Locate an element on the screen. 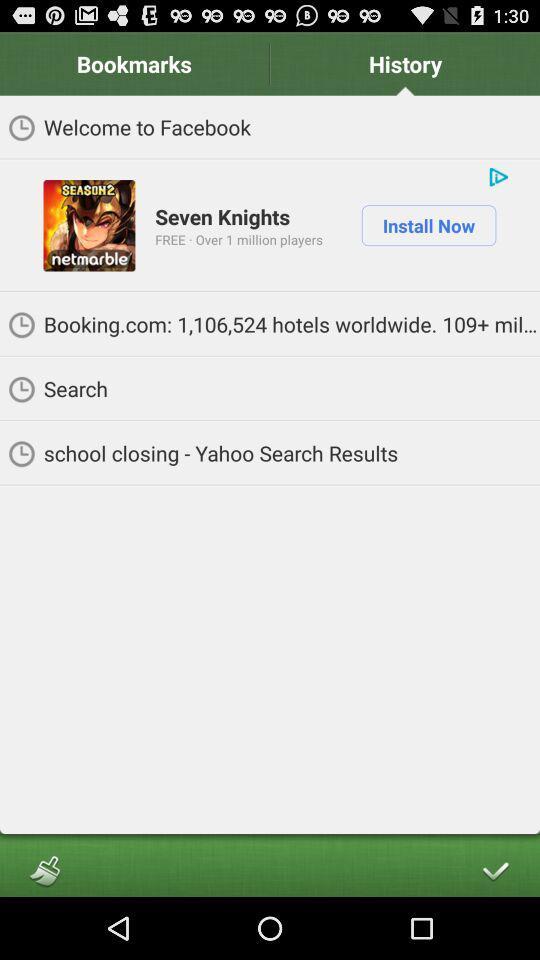 This screenshot has width=540, height=960. icon next to seven knights icon is located at coordinates (88, 225).